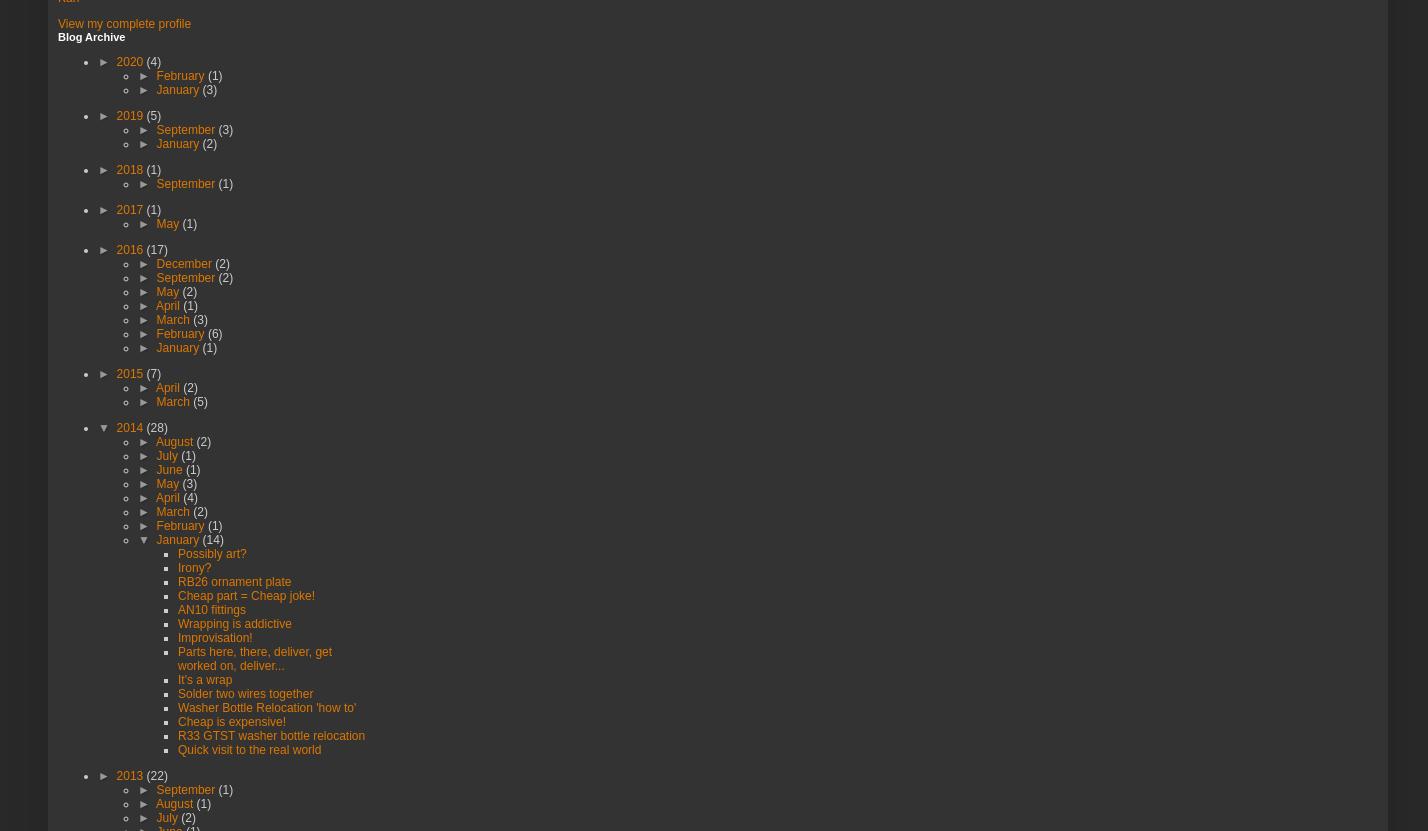 This screenshot has width=1428, height=831. What do you see at coordinates (232, 719) in the screenshot?
I see `'Cheap is expensive!'` at bounding box center [232, 719].